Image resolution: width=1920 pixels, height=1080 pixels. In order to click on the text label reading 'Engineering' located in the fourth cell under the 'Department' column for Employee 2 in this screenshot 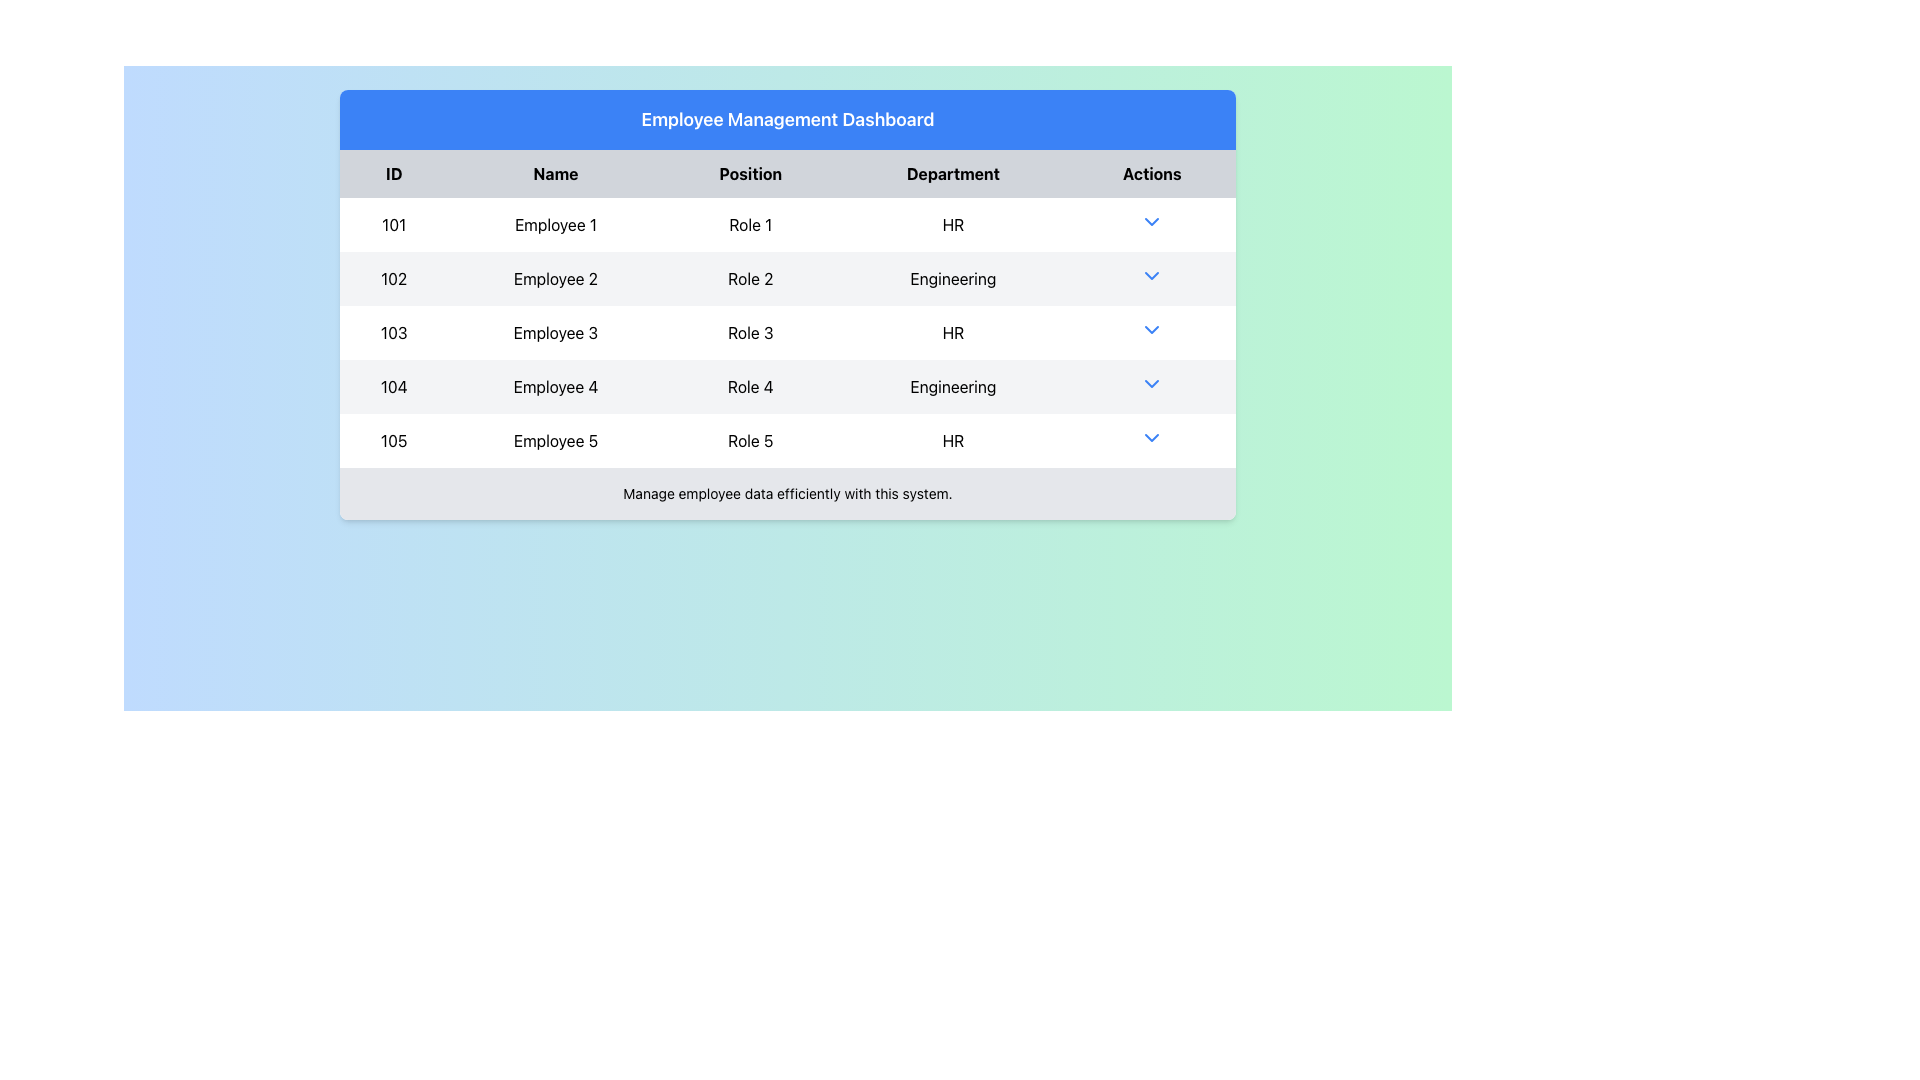, I will do `click(952, 278)`.